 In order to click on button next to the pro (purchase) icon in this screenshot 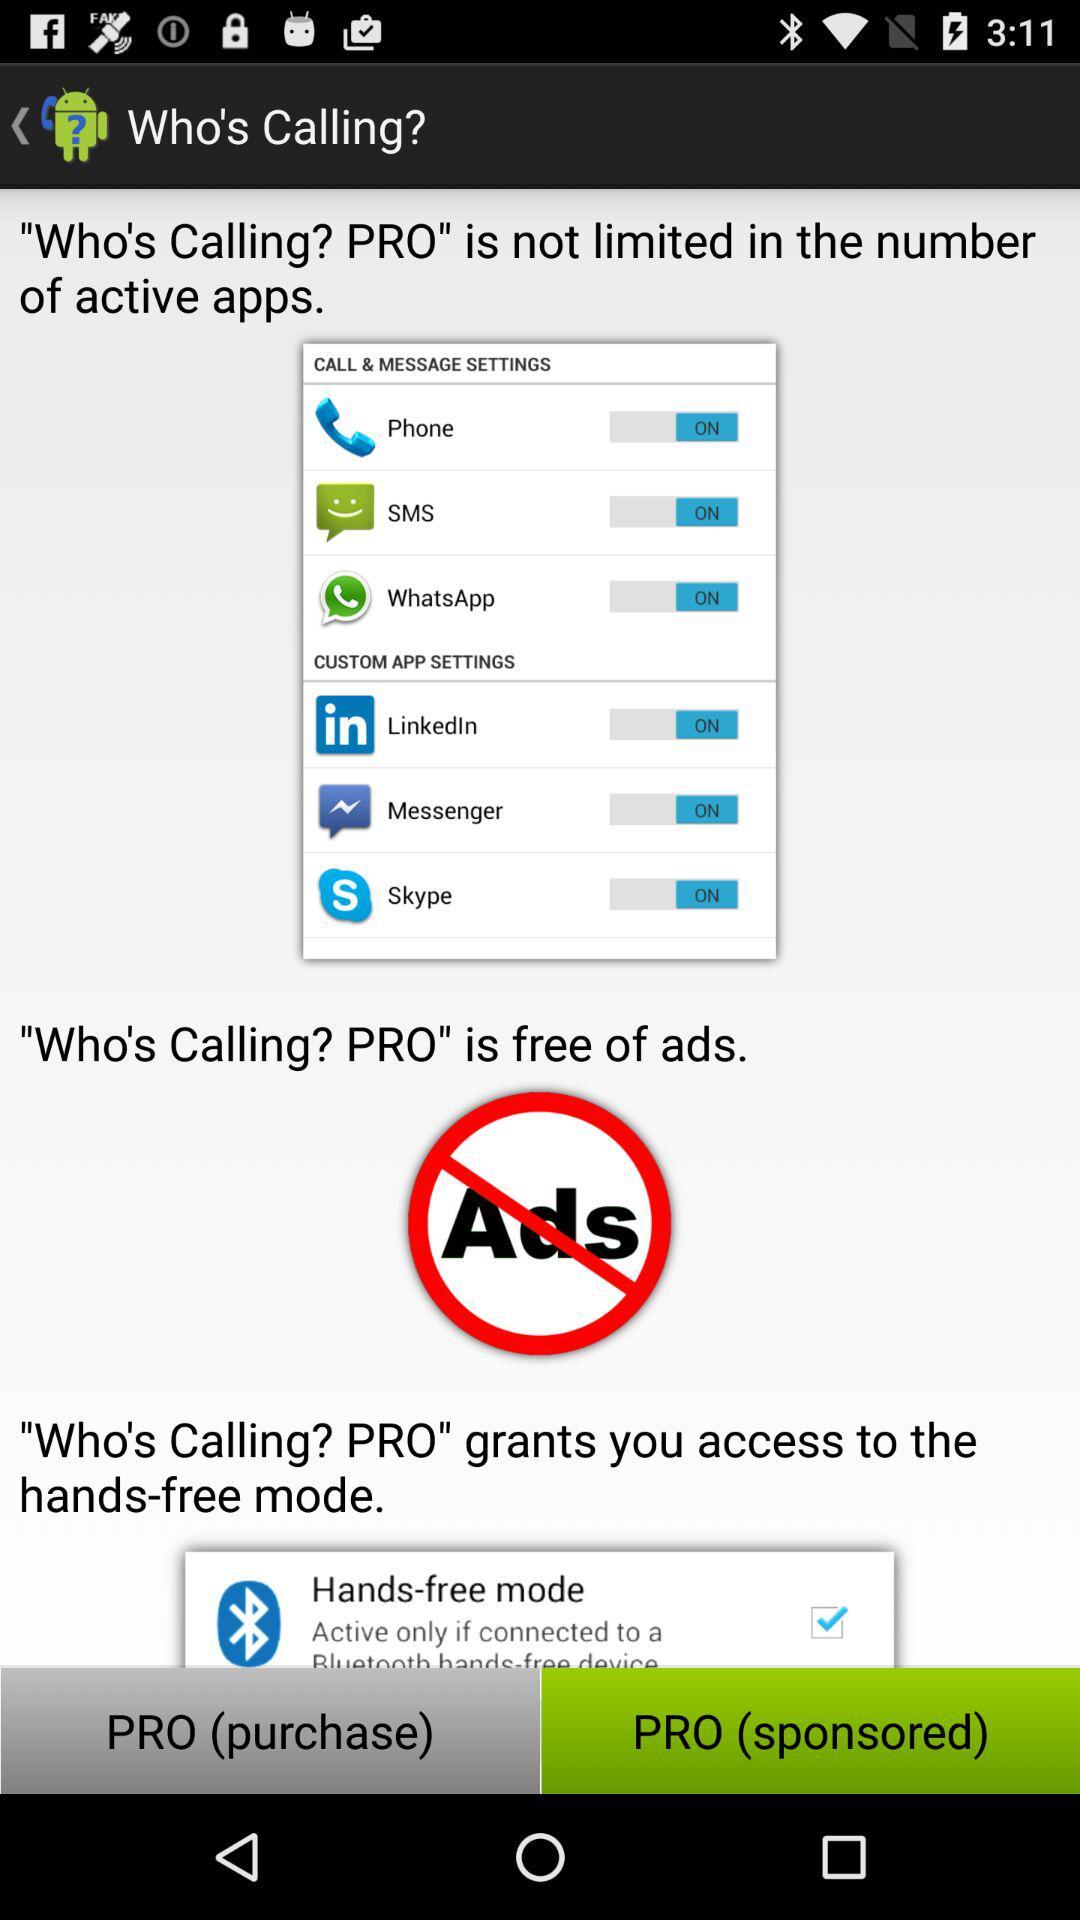, I will do `click(810, 1730)`.